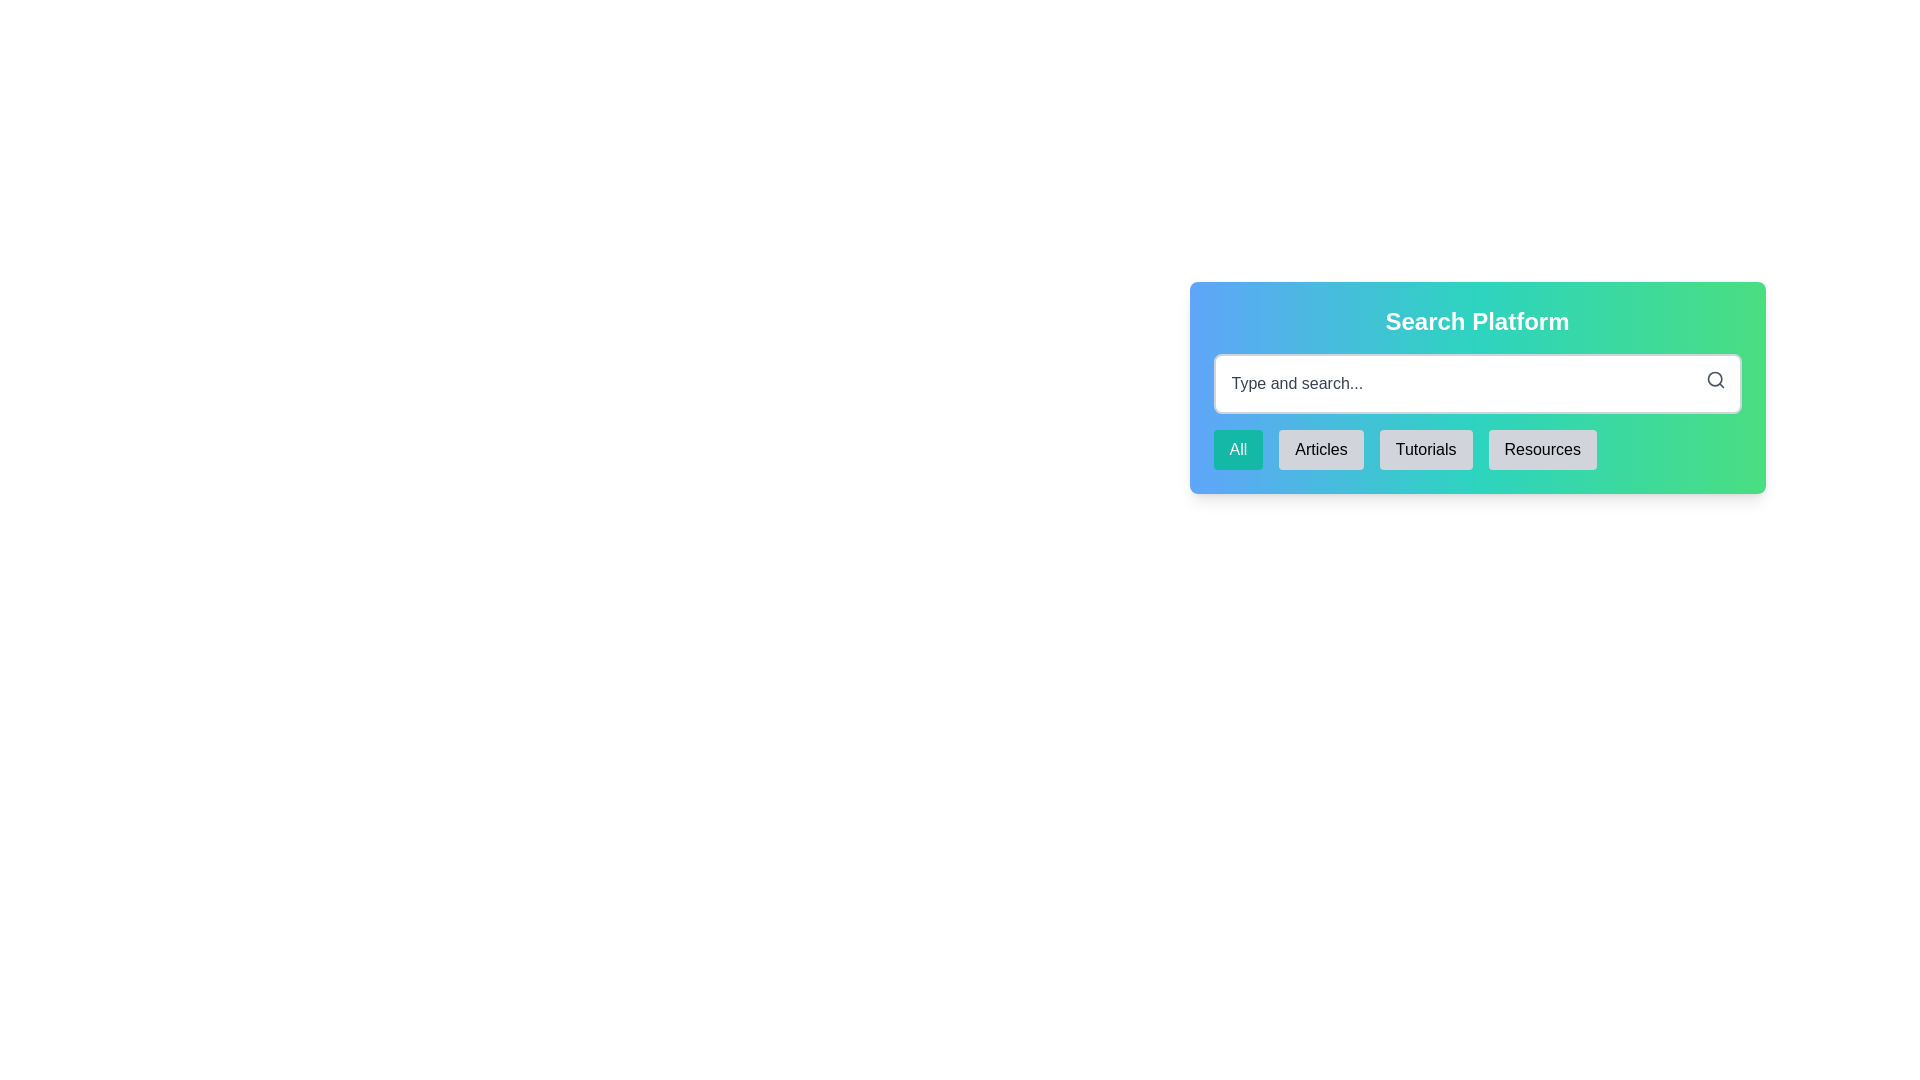  Describe the element at coordinates (1237, 450) in the screenshot. I see `the rectangular button labeled 'All' with white text on a teal background` at that location.